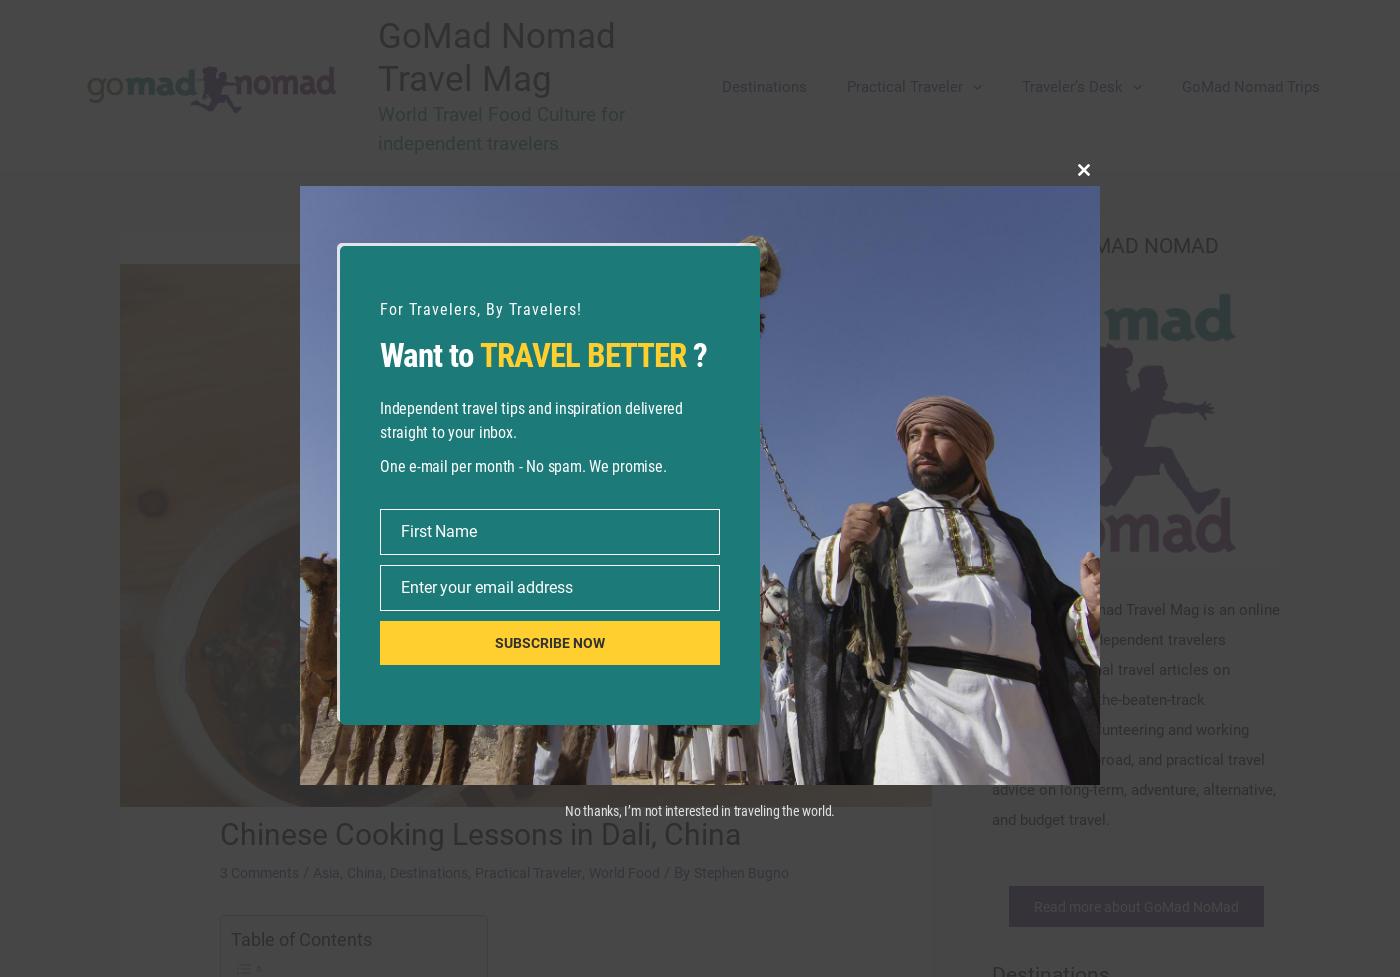 The height and width of the screenshot is (977, 1400). What do you see at coordinates (521, 128) in the screenshot?
I see `'World Travel Food Culture for independent travelers'` at bounding box center [521, 128].